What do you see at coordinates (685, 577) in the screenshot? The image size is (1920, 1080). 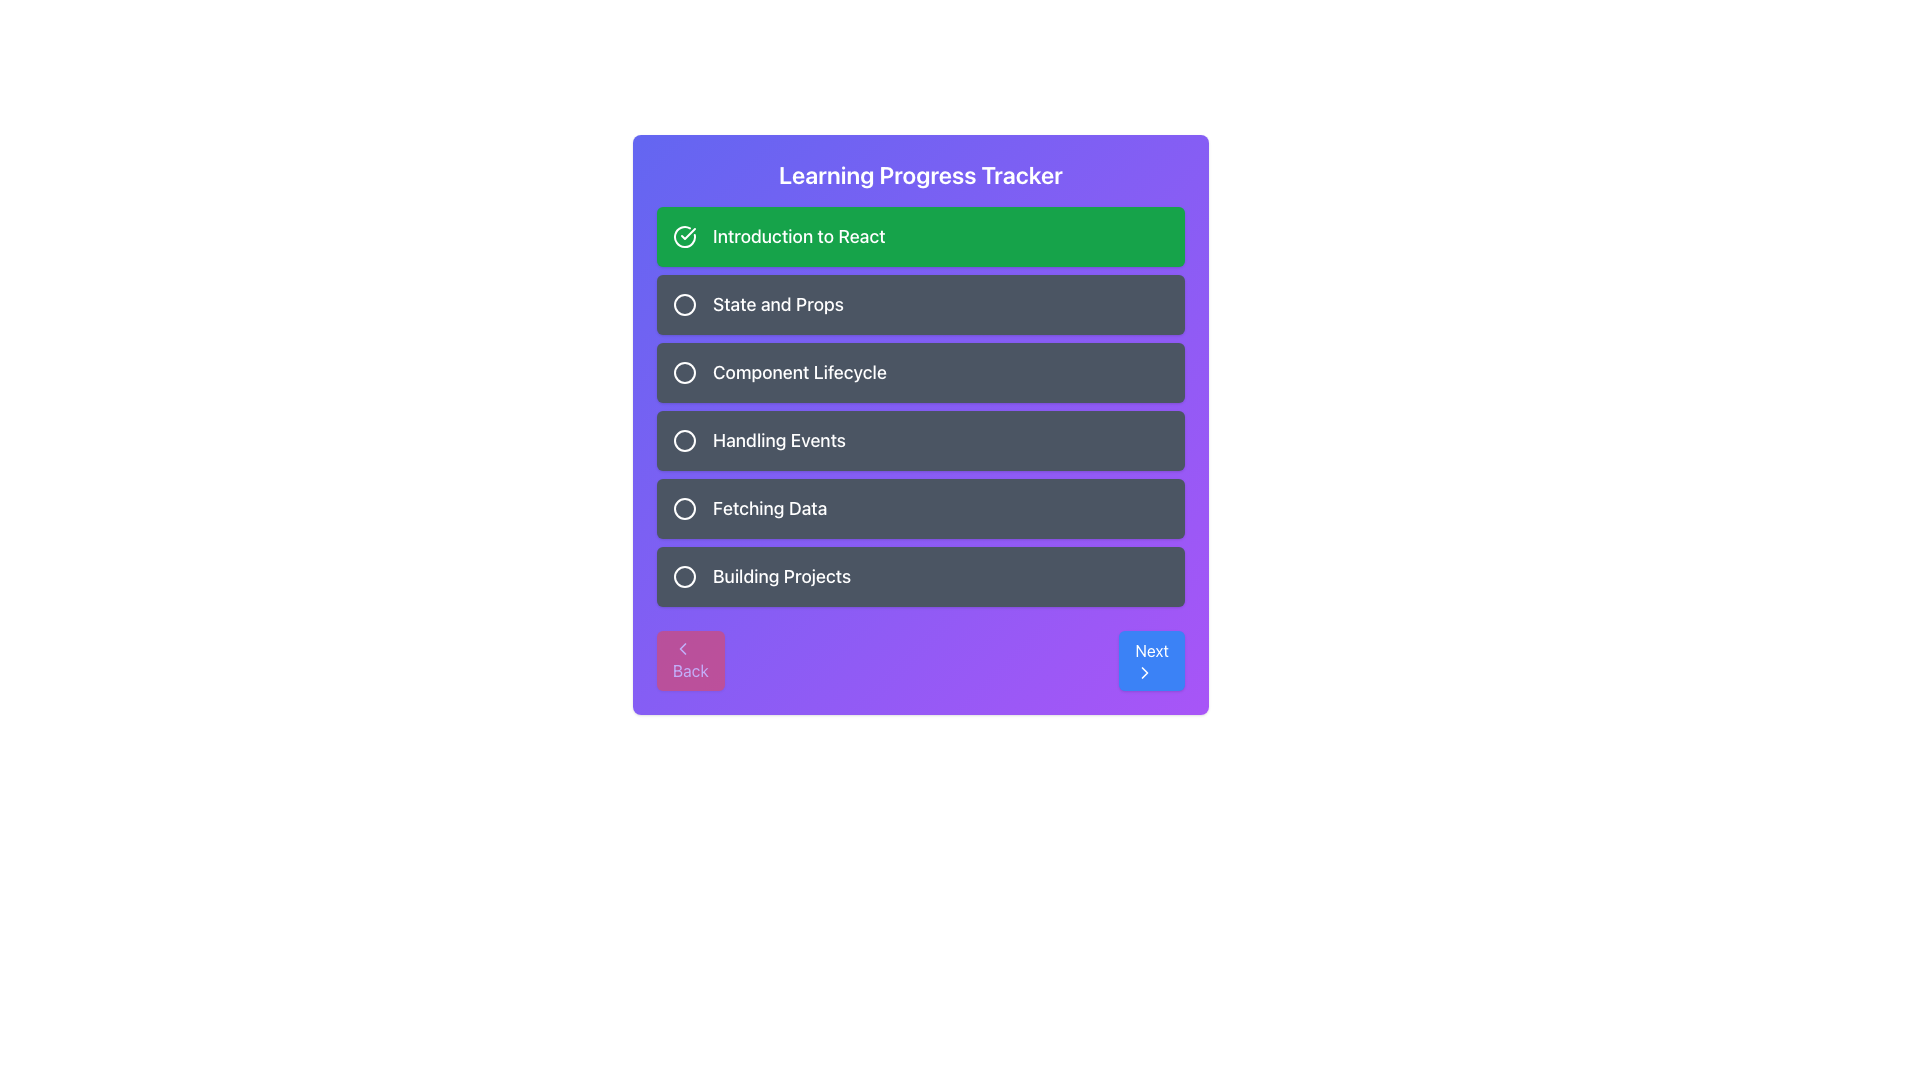 I see `the circular radio button in the 'Building Projects' segment of the Learning Progress Tracker interface` at bounding box center [685, 577].